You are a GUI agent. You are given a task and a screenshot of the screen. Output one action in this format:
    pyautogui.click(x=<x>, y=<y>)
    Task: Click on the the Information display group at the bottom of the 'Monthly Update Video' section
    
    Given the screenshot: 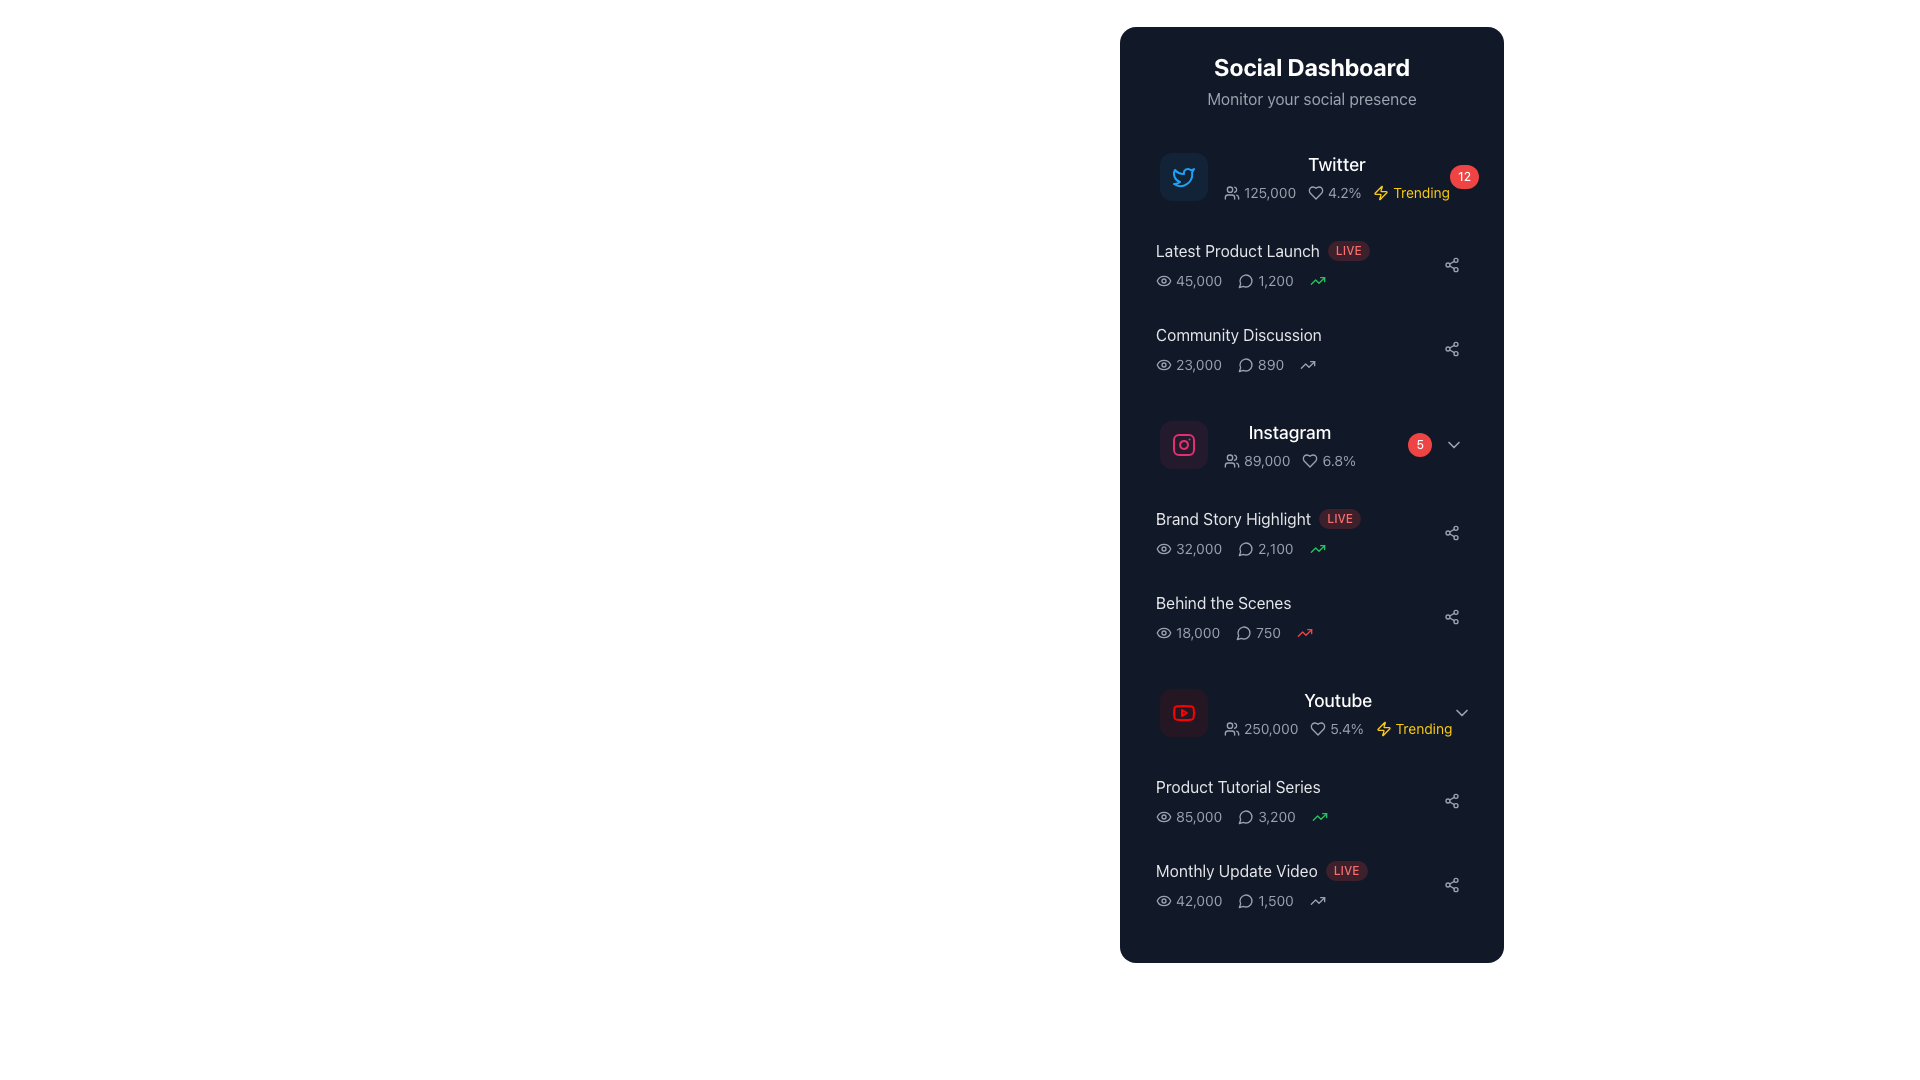 What is the action you would take?
    pyautogui.click(x=1296, y=901)
    